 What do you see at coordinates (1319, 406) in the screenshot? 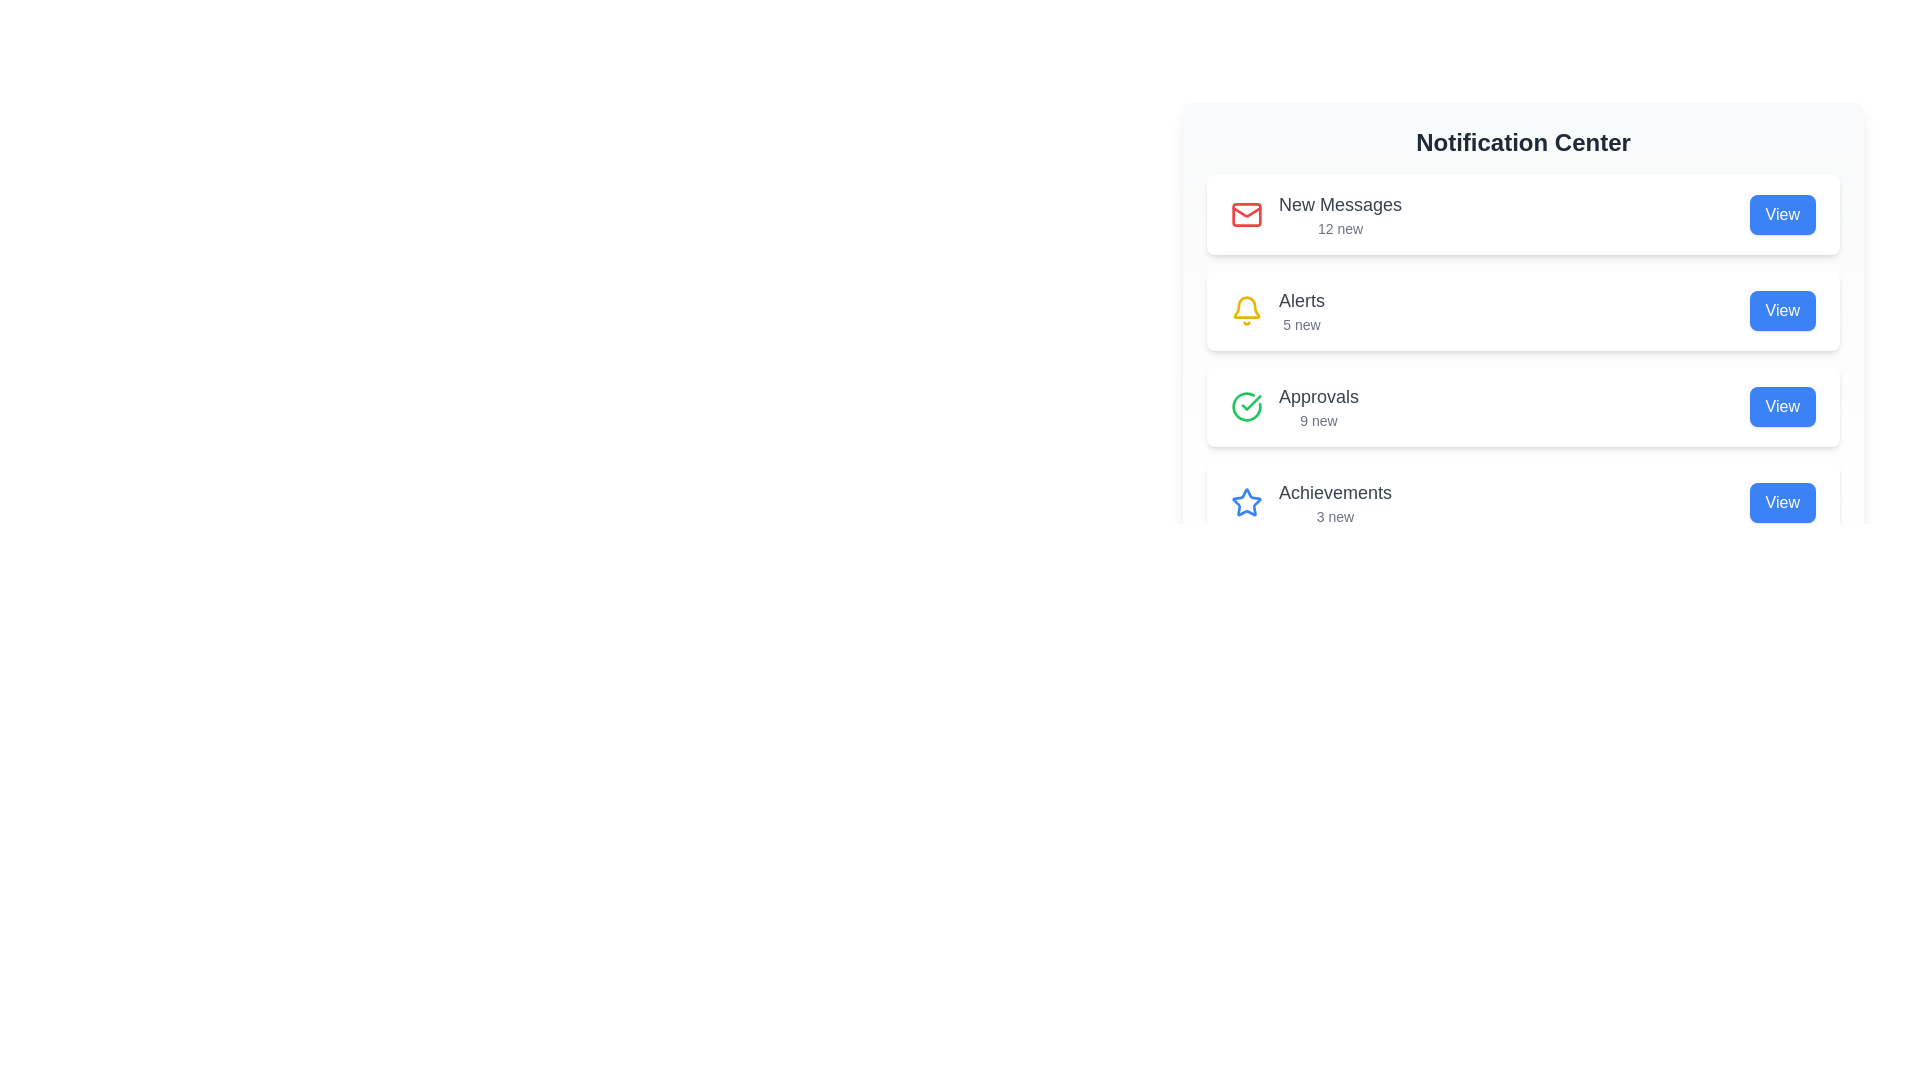
I see `the notification entry summarizing 'Approvals' located in the Notification Center, which informs about 9 new updates related to approvals` at bounding box center [1319, 406].